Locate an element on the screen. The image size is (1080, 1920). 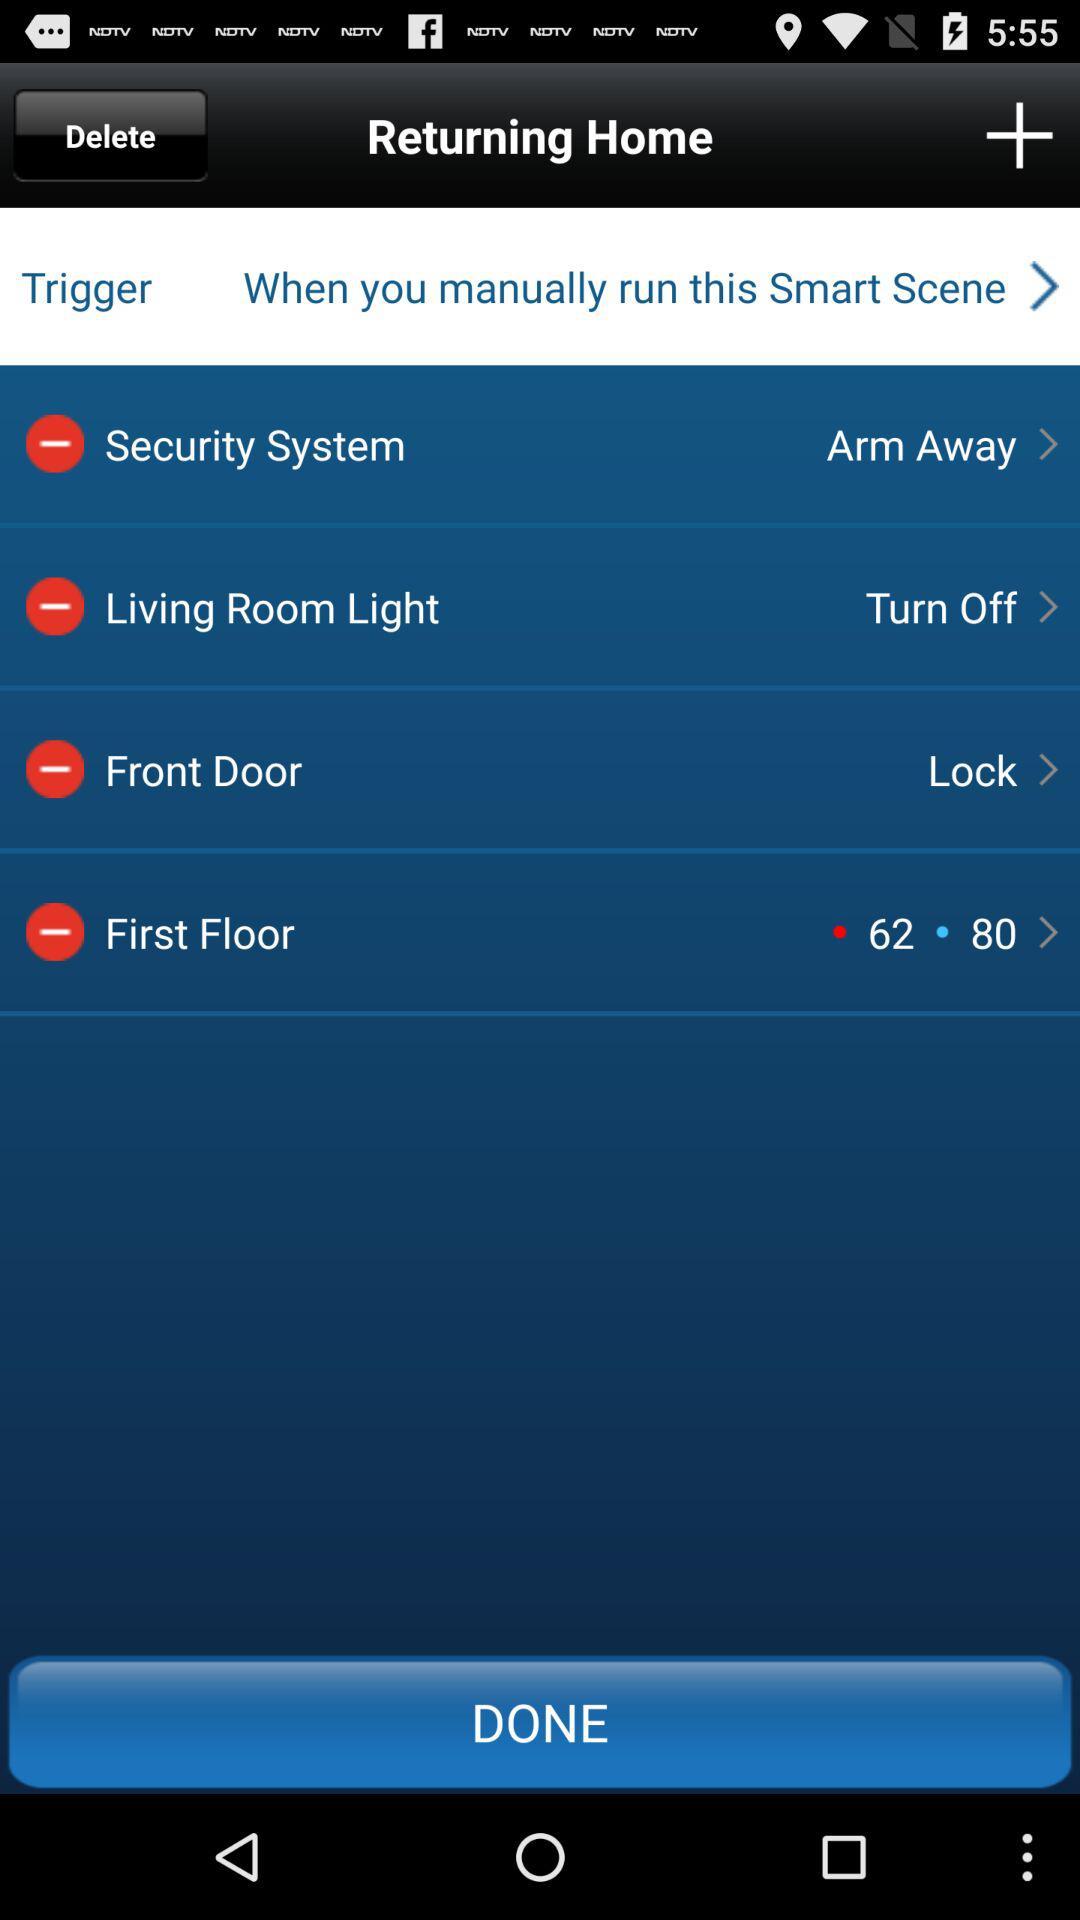
living room light item is located at coordinates (467, 605).